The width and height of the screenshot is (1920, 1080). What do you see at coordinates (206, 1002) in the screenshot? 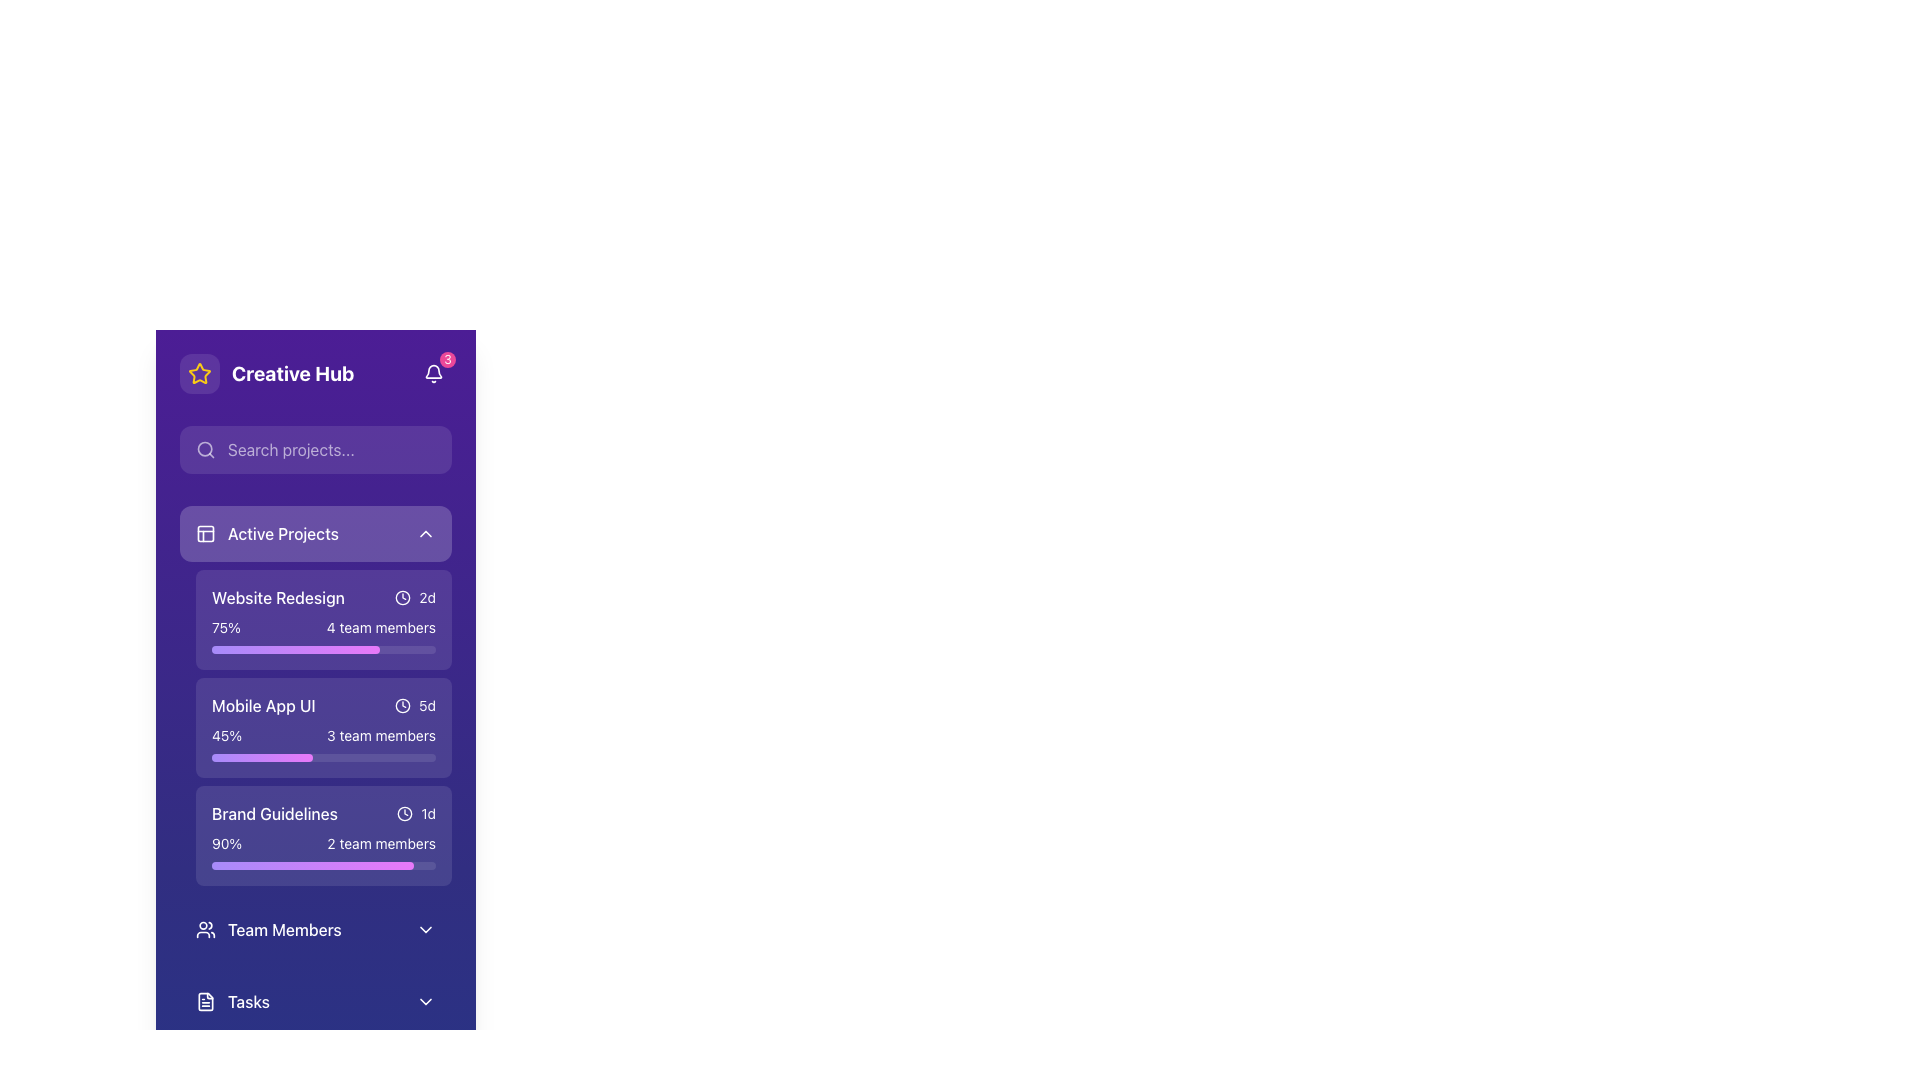
I see `the file icon in the 'Tasks' section of the navigation menu located on the left side of the interface` at bounding box center [206, 1002].